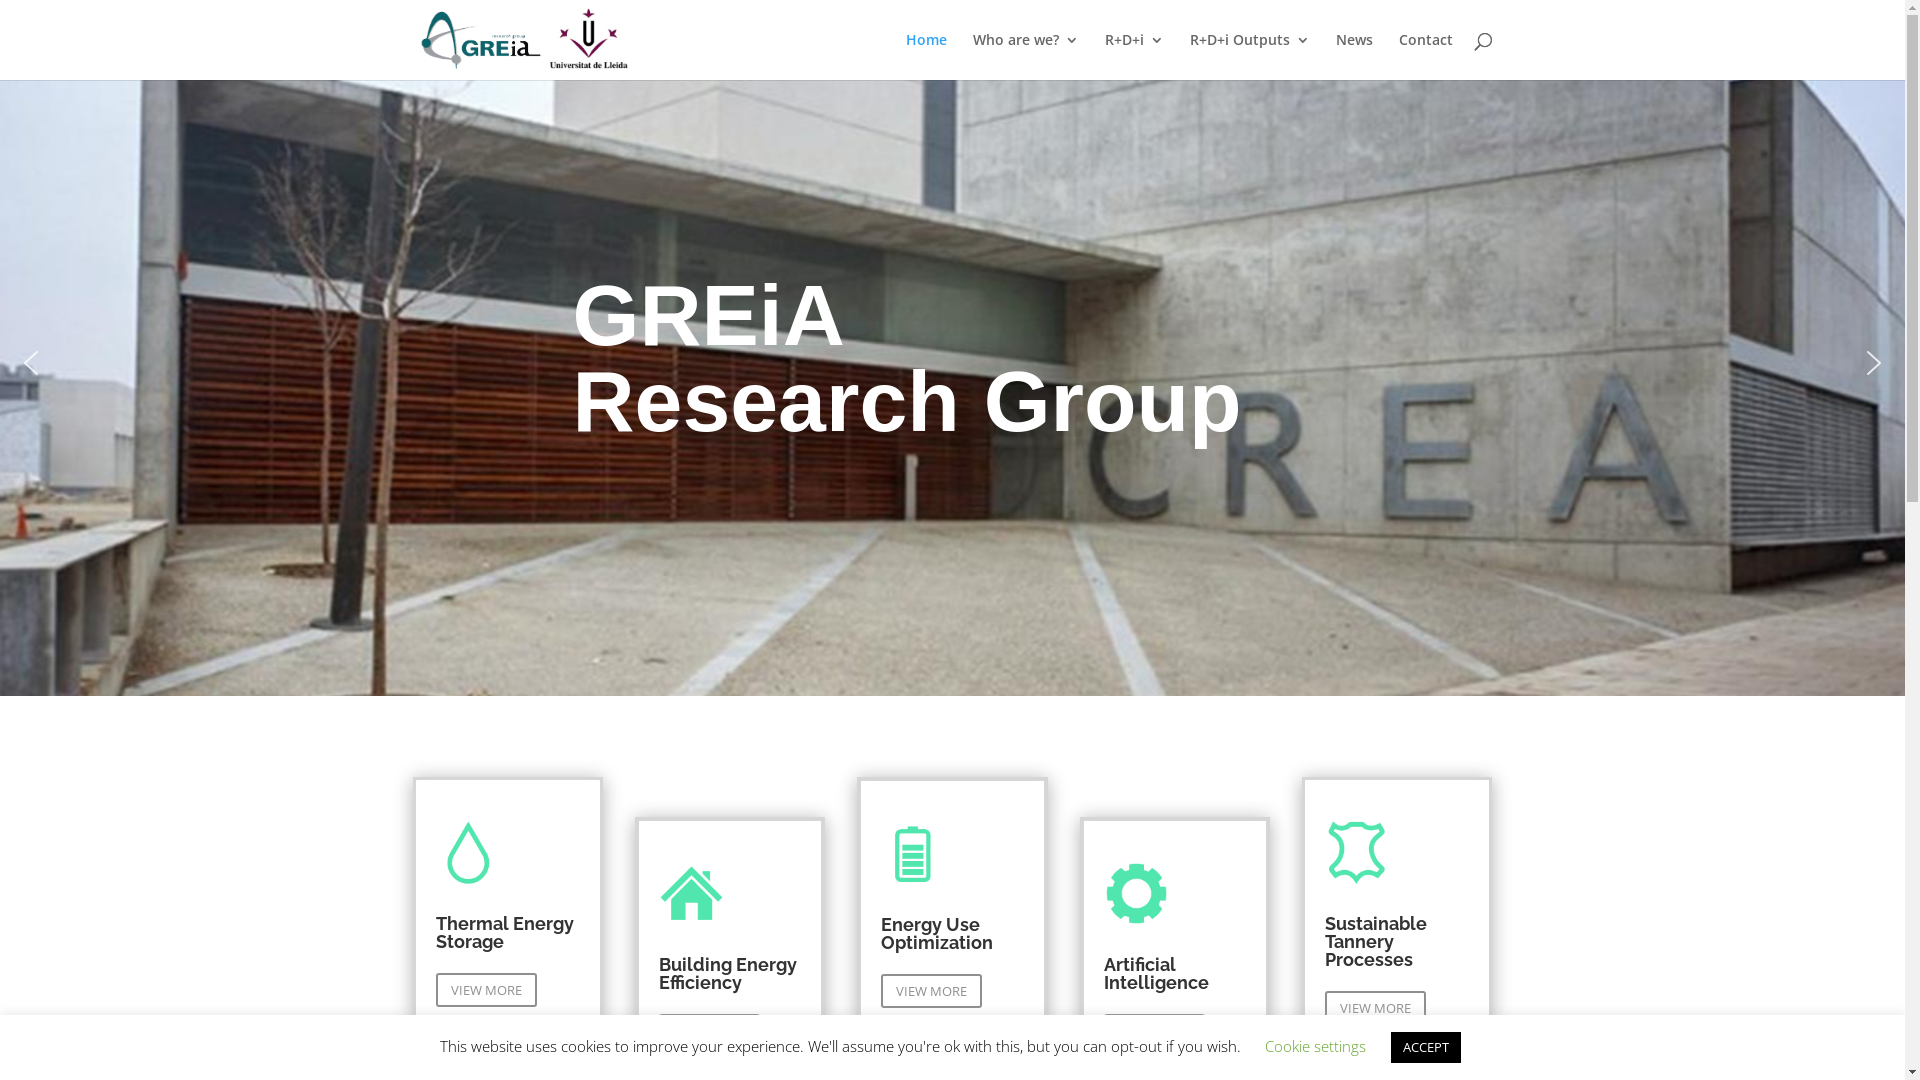 The image size is (1920, 1080). I want to click on 'R+D+i Outputs', so click(1248, 55).